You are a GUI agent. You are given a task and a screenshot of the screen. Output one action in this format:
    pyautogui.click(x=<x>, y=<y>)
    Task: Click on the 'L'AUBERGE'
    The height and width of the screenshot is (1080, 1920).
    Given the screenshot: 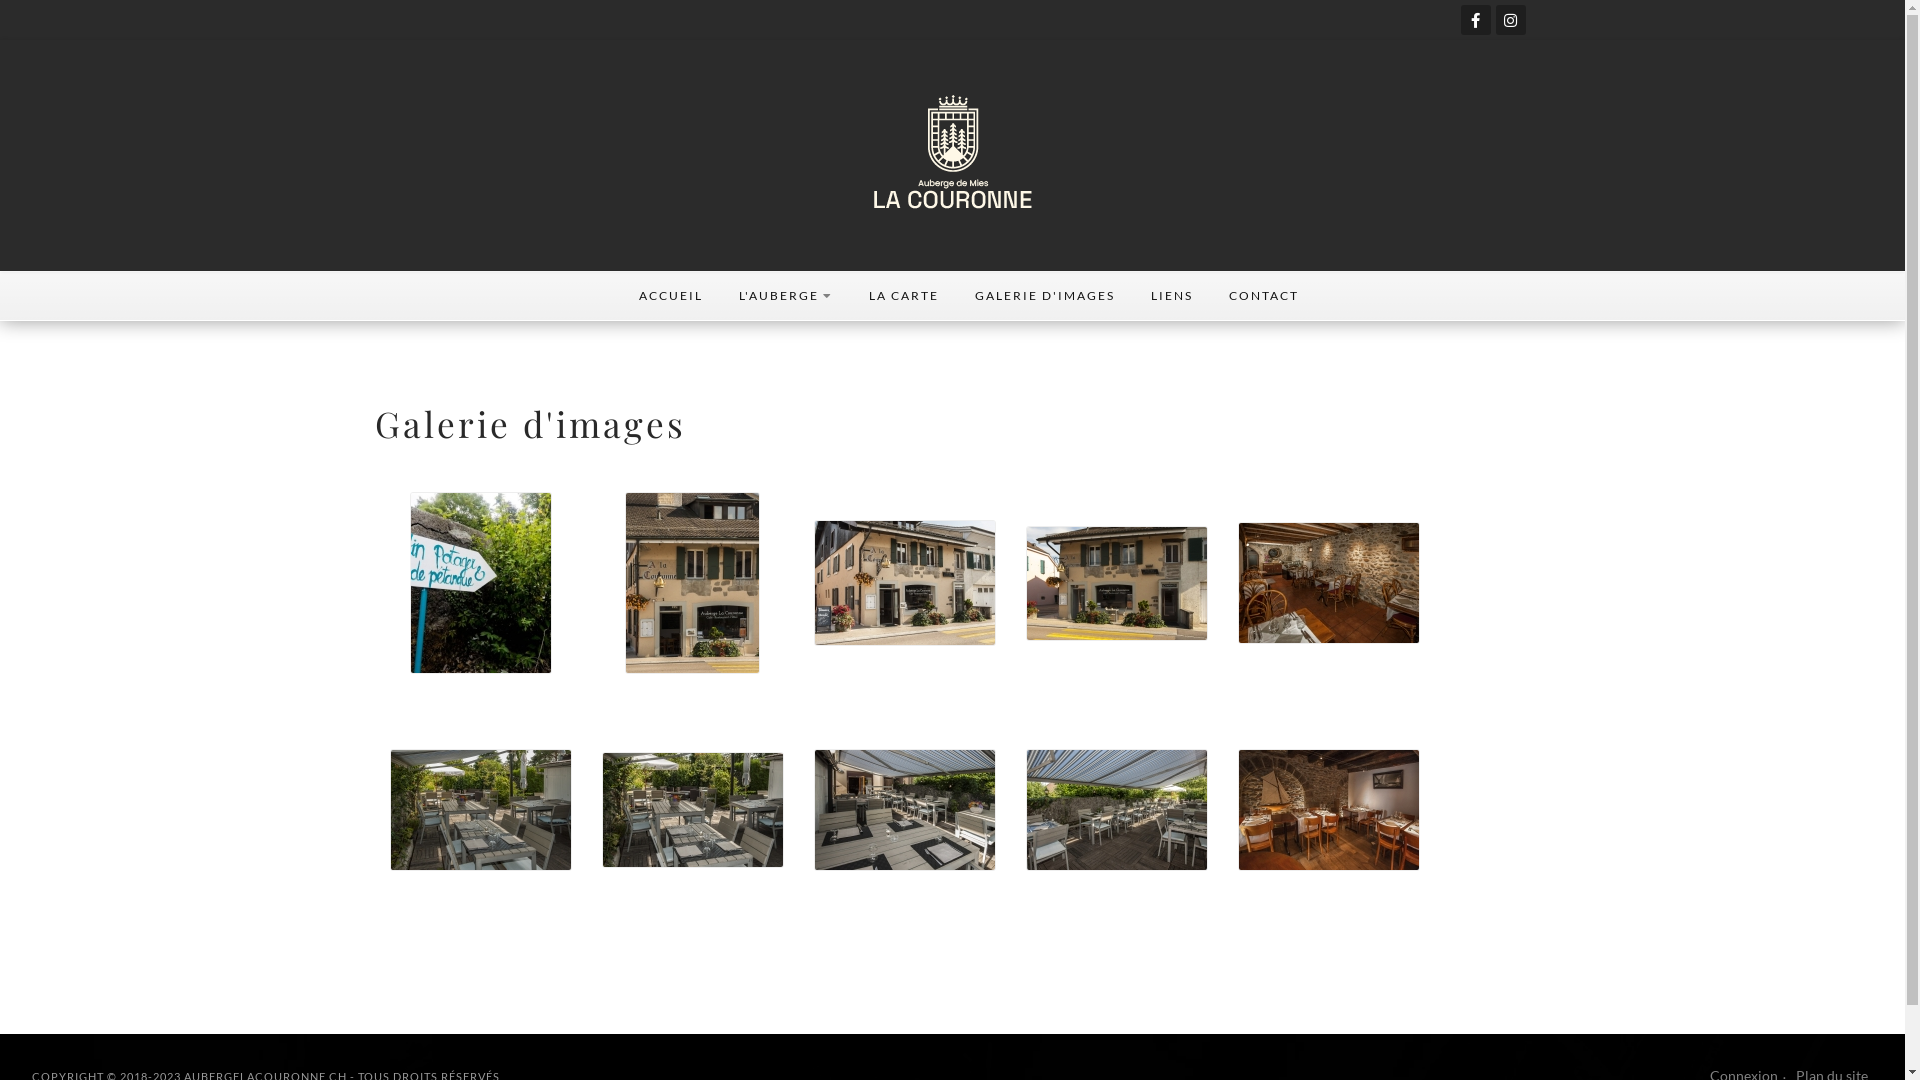 What is the action you would take?
    pyautogui.click(x=784, y=296)
    